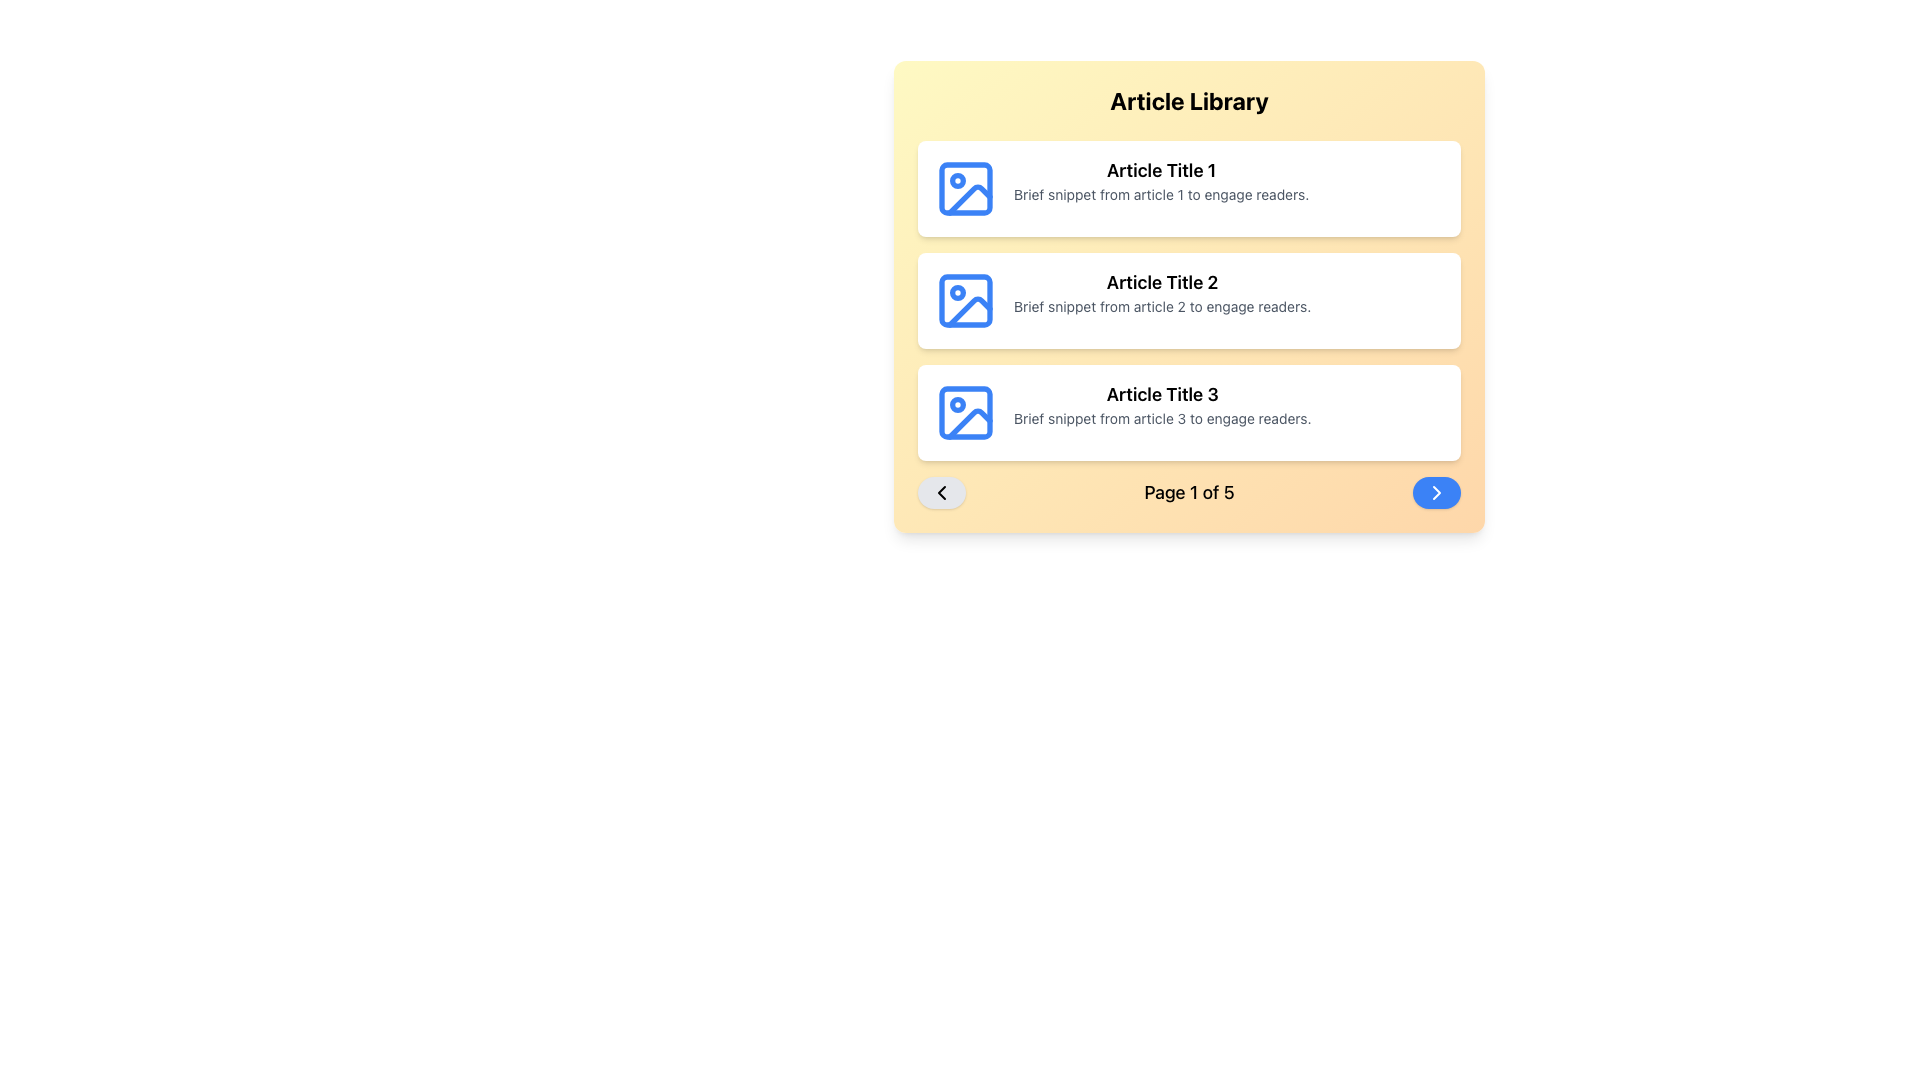  I want to click on the SVG icon representing 'Article Title 1', so click(965, 189).